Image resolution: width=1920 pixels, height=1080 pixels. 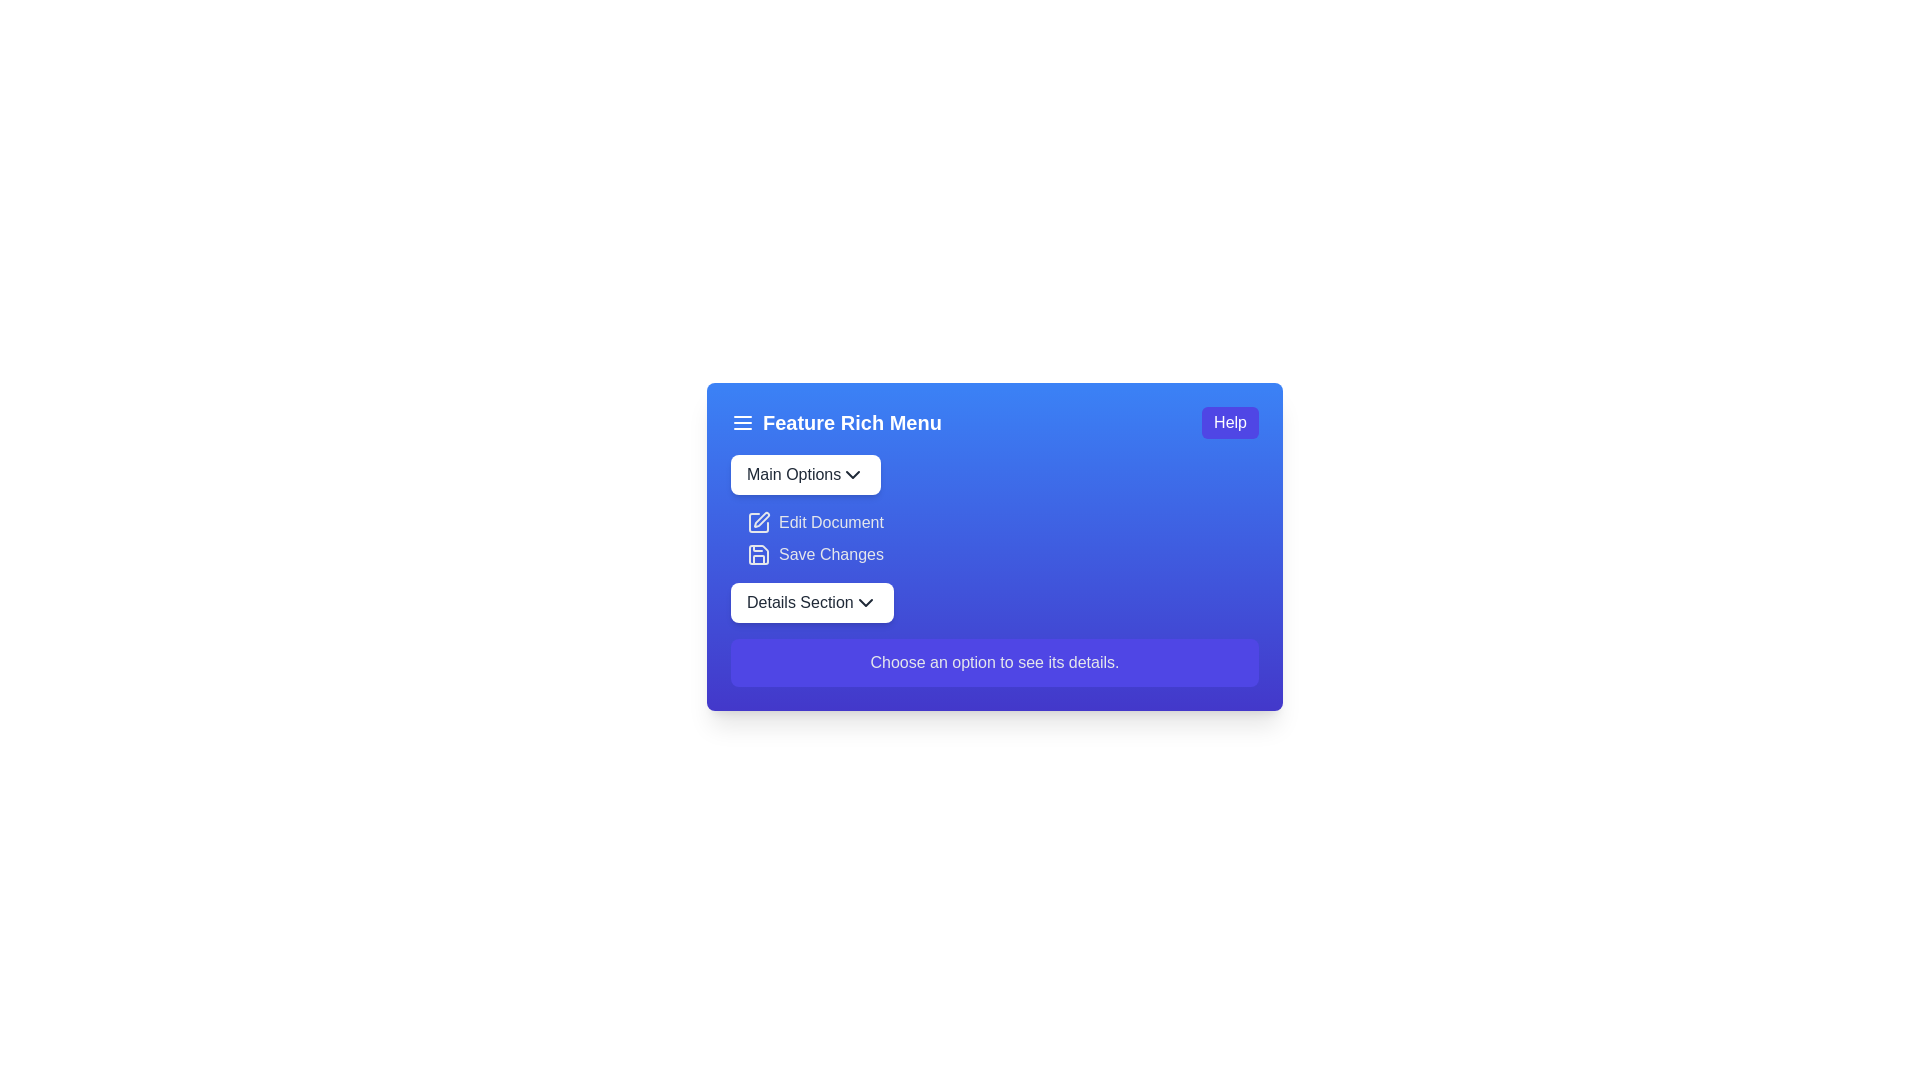 I want to click on the downward-pointing chevron icon located to the right of the 'Main Options' button, so click(x=853, y=474).